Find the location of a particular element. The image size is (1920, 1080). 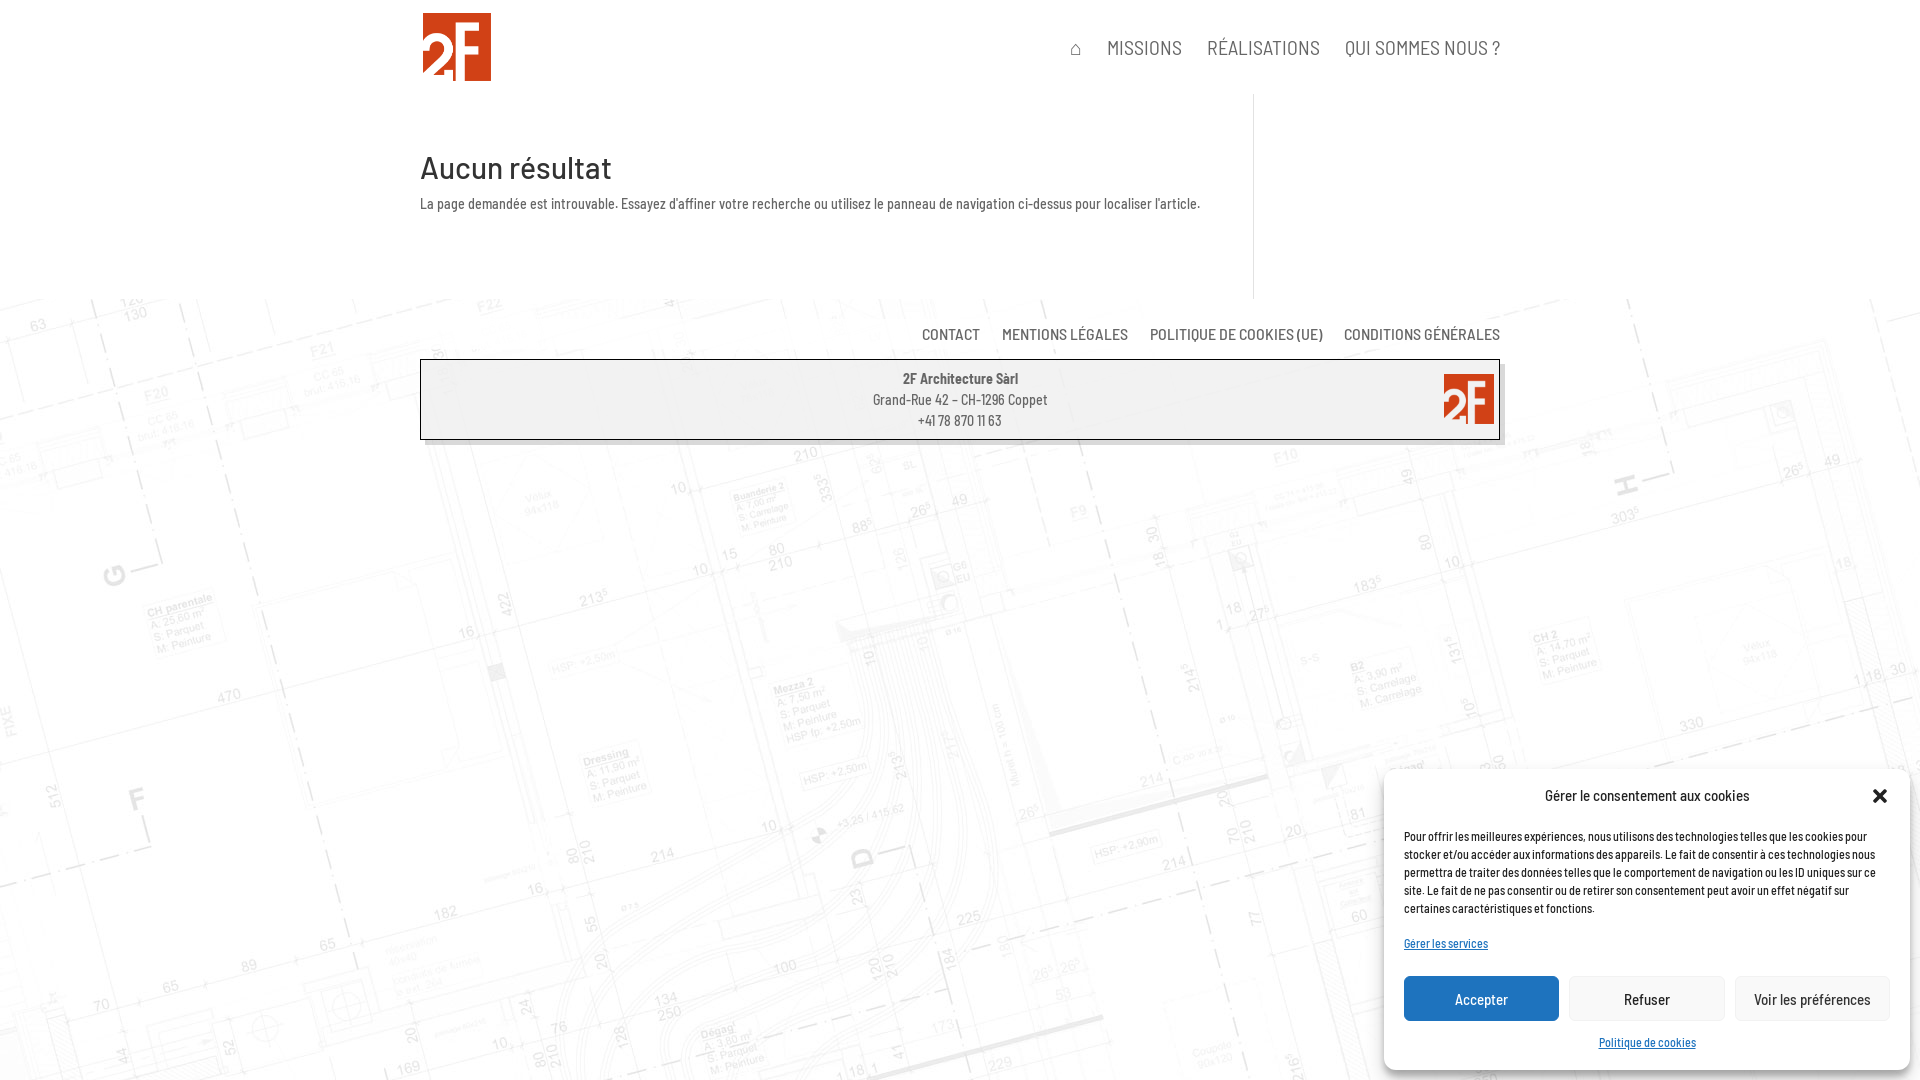

'Politique de cookies' is located at coordinates (1646, 1041).